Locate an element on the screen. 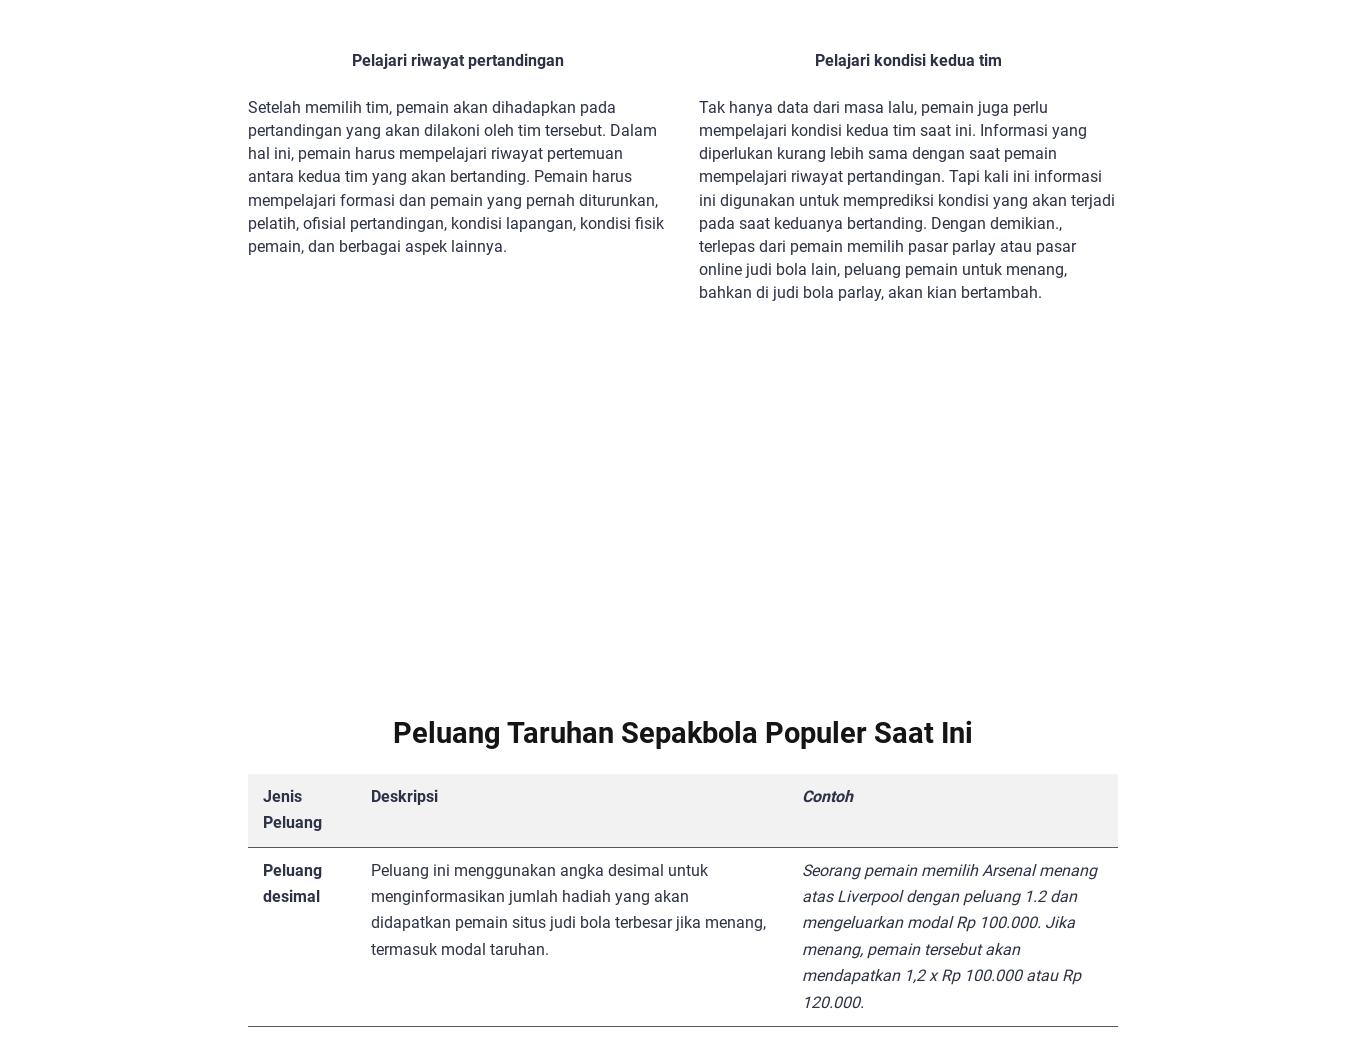 This screenshot has width=1366, height=1043. 'Contoh' is located at coordinates (825, 794).